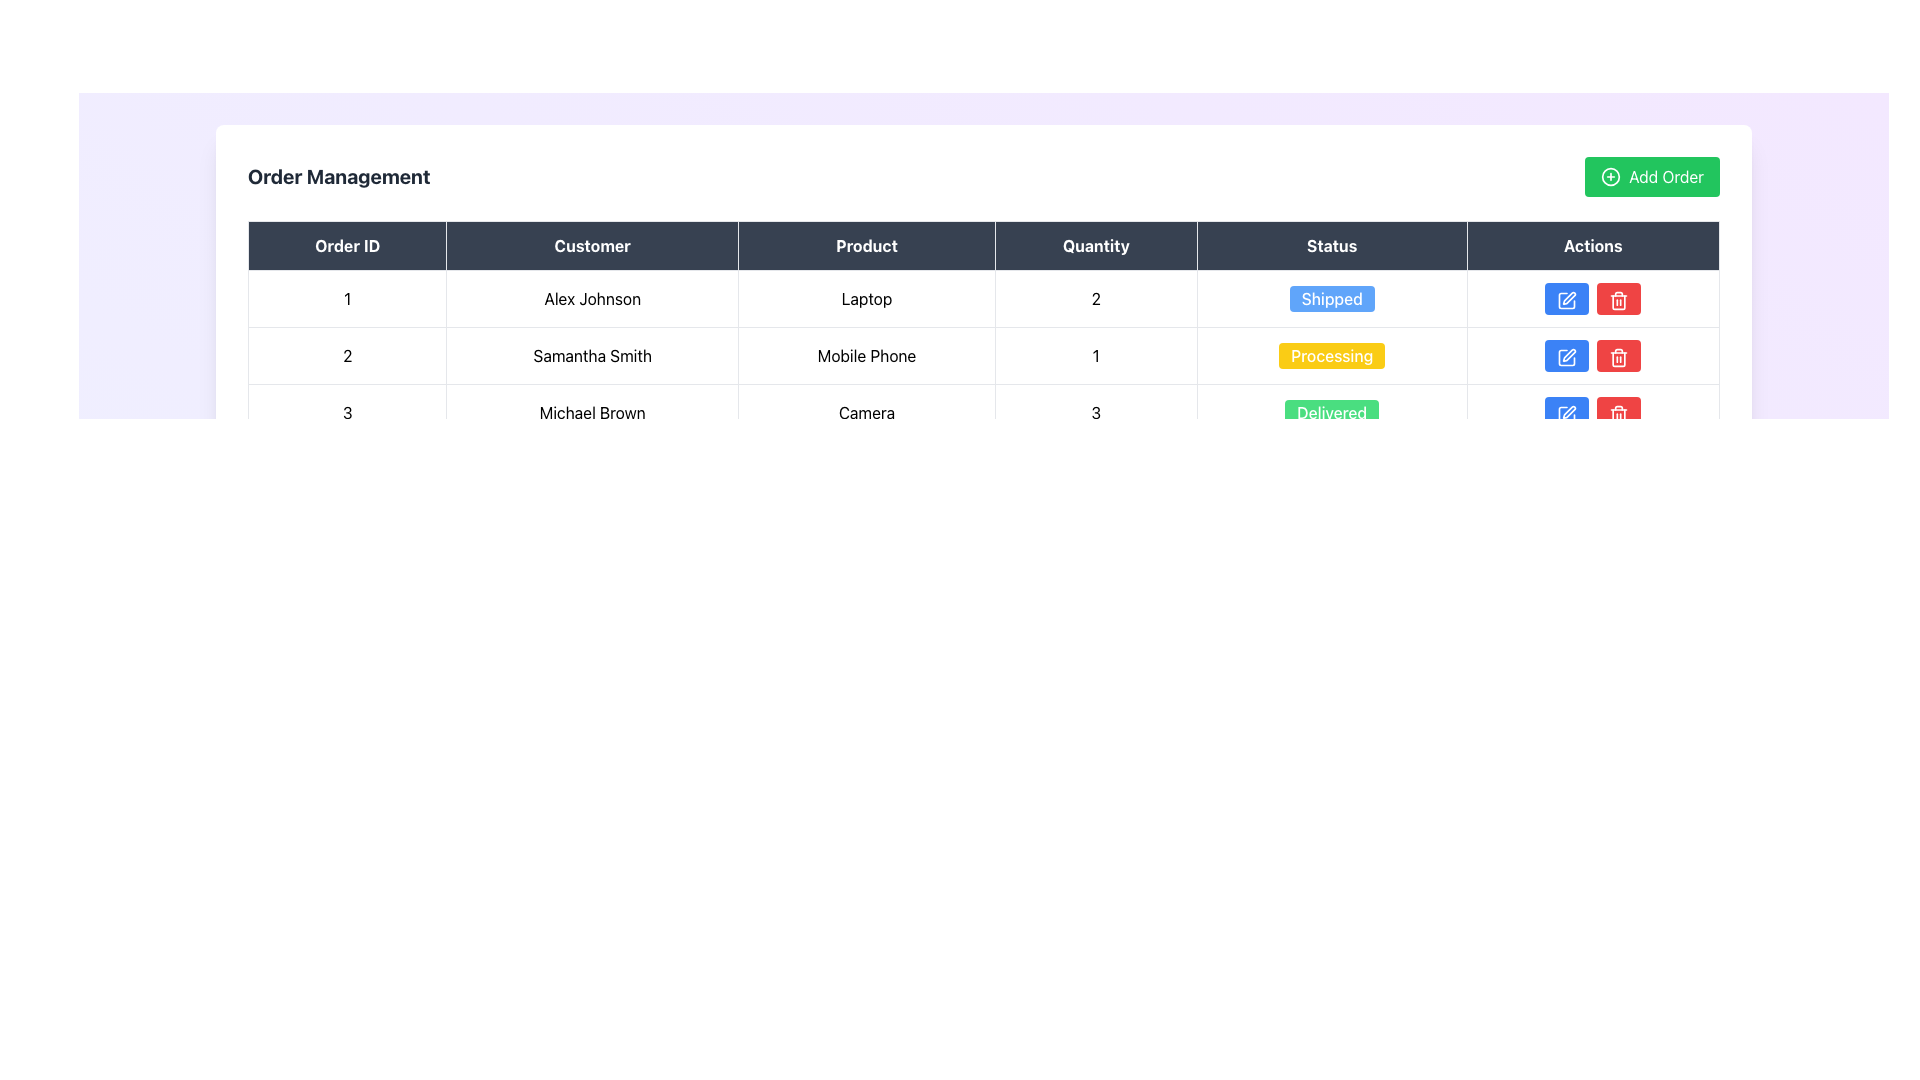 The width and height of the screenshot is (1920, 1080). I want to click on the red-rounded background button with white text and a trash bin icon located in the 'Actions' column of the last row of the table, so click(1619, 411).